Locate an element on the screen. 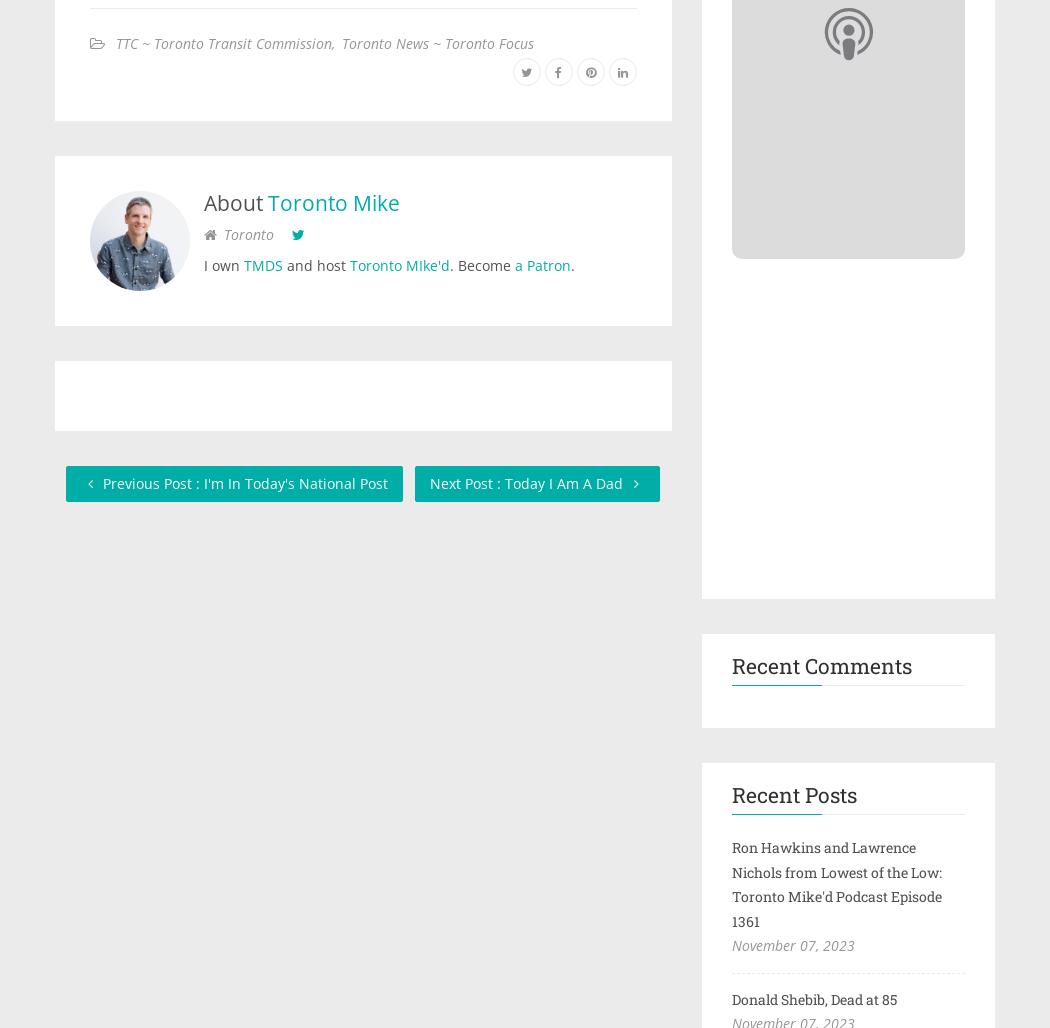 The height and width of the screenshot is (1028, 1050). 'November 07, 2023' is located at coordinates (791, 945).